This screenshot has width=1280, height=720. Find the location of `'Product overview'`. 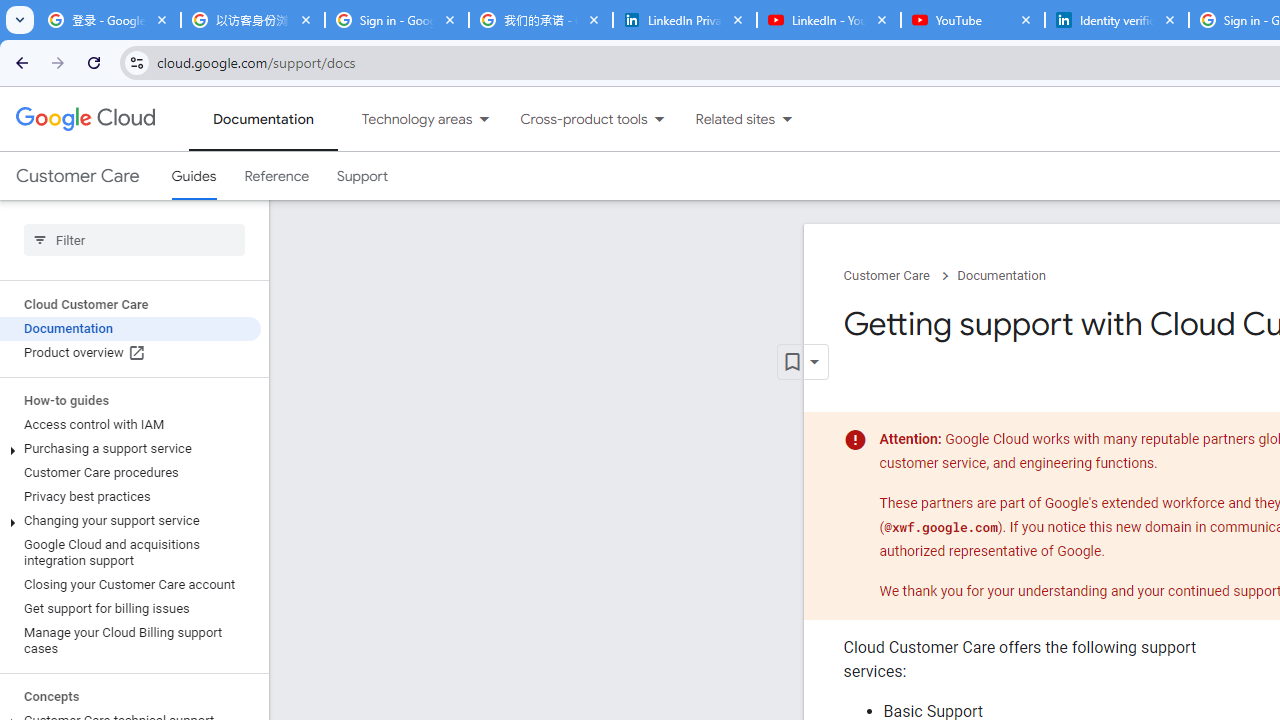

'Product overview' is located at coordinates (129, 352).